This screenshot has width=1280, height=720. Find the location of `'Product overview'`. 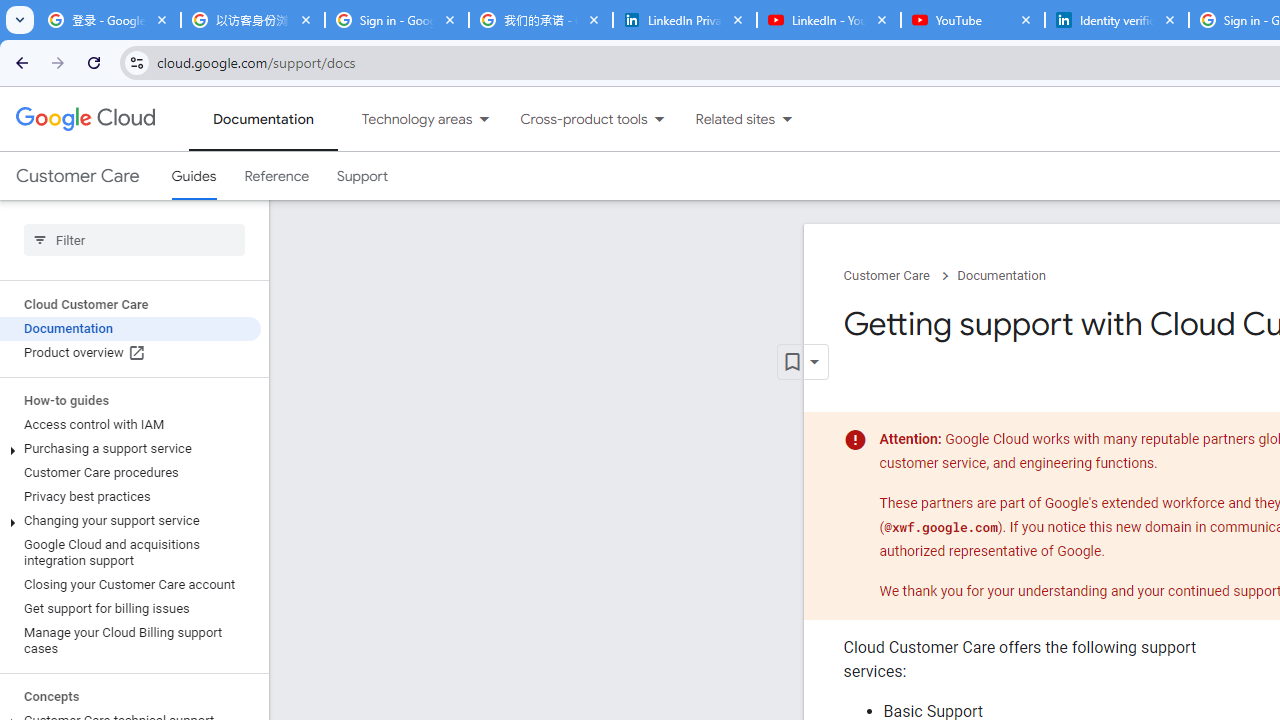

'Product overview' is located at coordinates (129, 352).